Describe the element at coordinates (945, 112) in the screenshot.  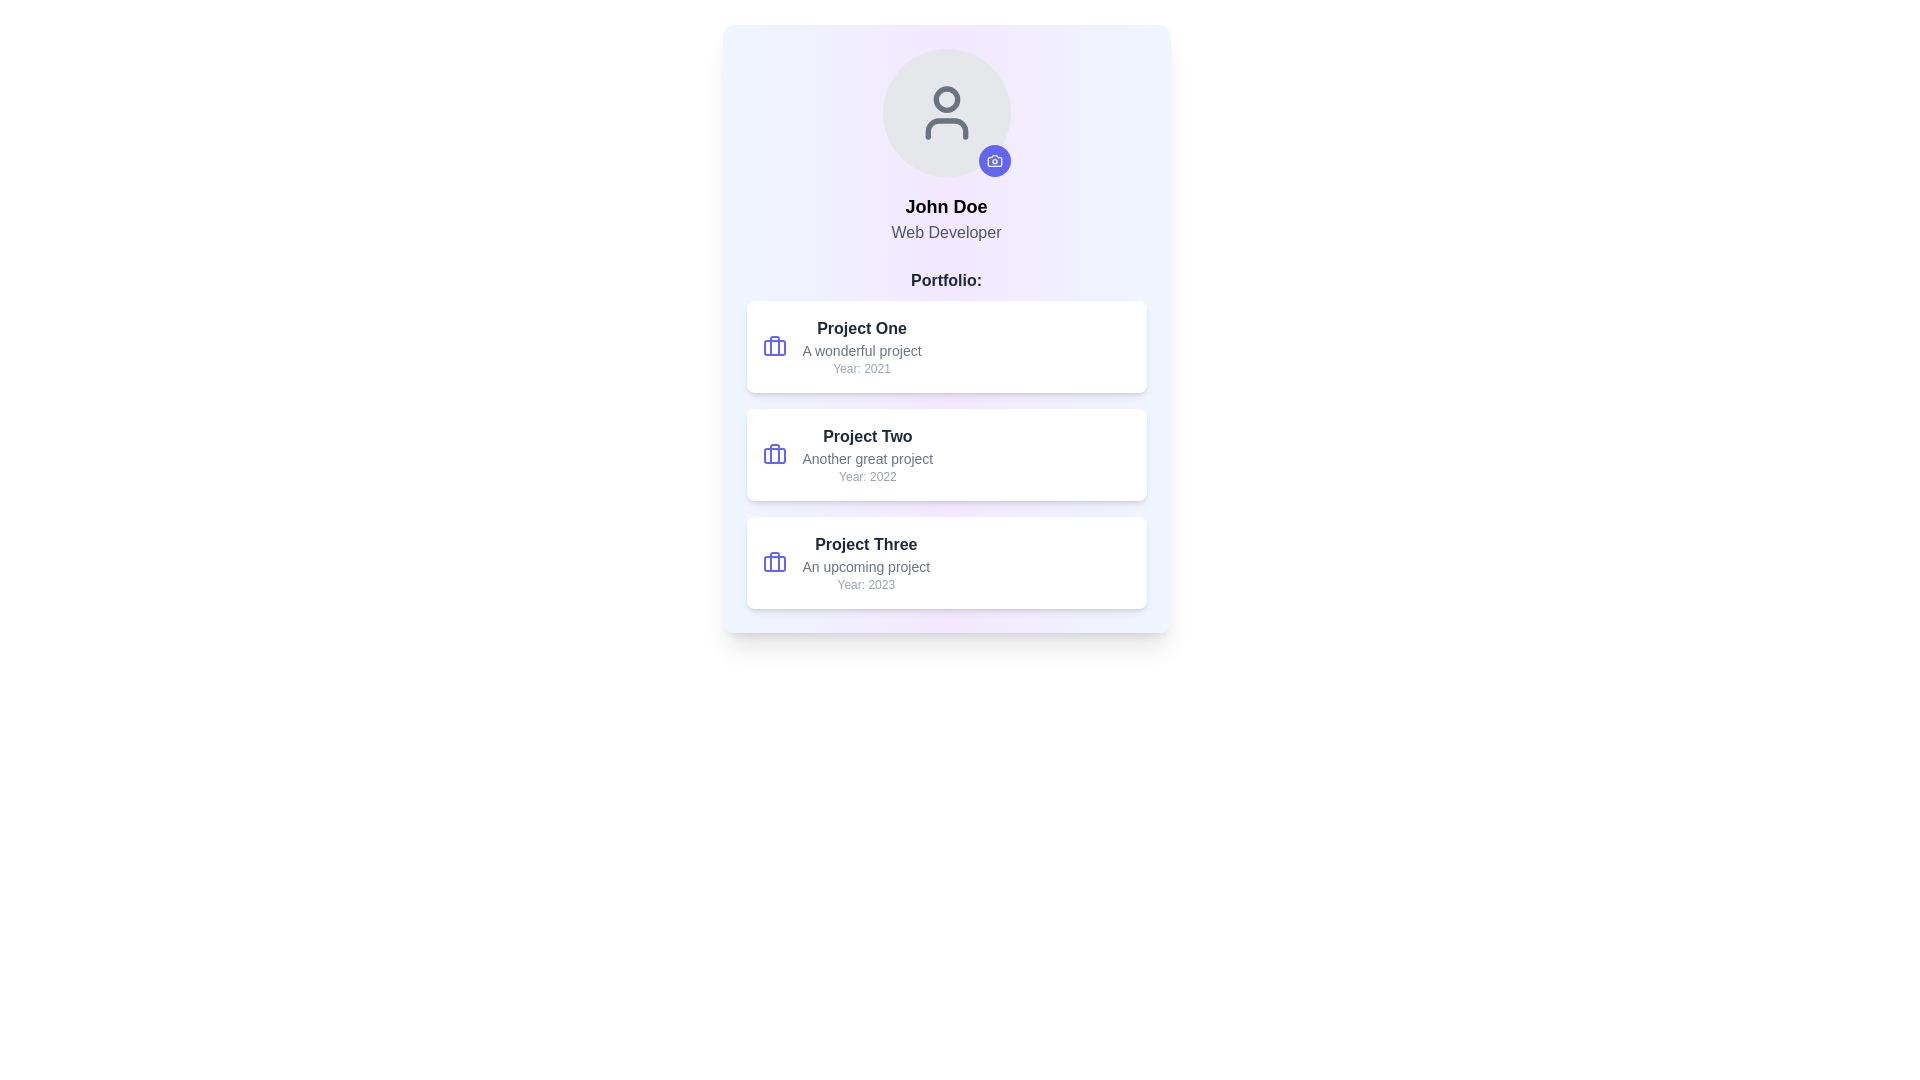
I see `the circular profile icon with a gray background and centered user icon, which includes a smaller blue circular button with a camera icon in the bottom-right corner` at that location.